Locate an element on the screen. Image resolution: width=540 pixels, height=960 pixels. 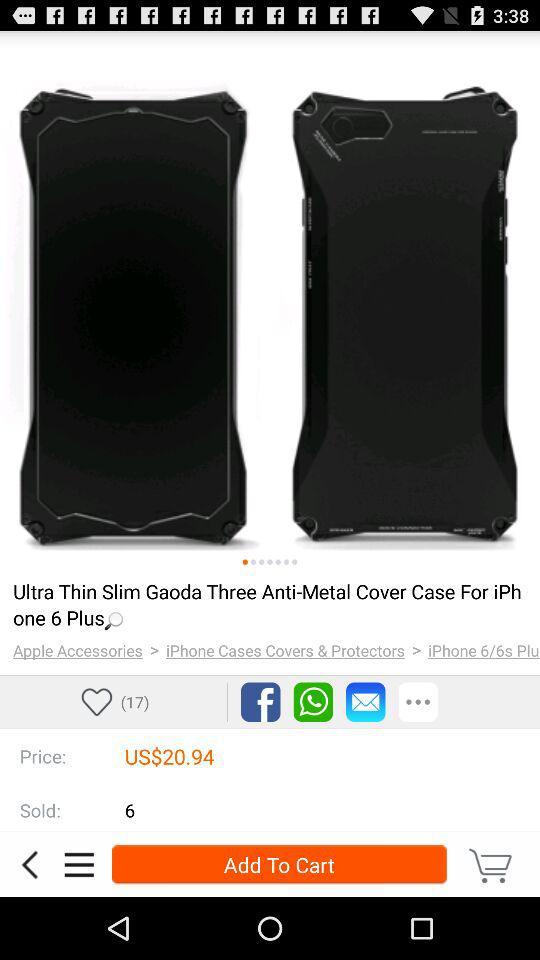
load next page is located at coordinates (277, 562).